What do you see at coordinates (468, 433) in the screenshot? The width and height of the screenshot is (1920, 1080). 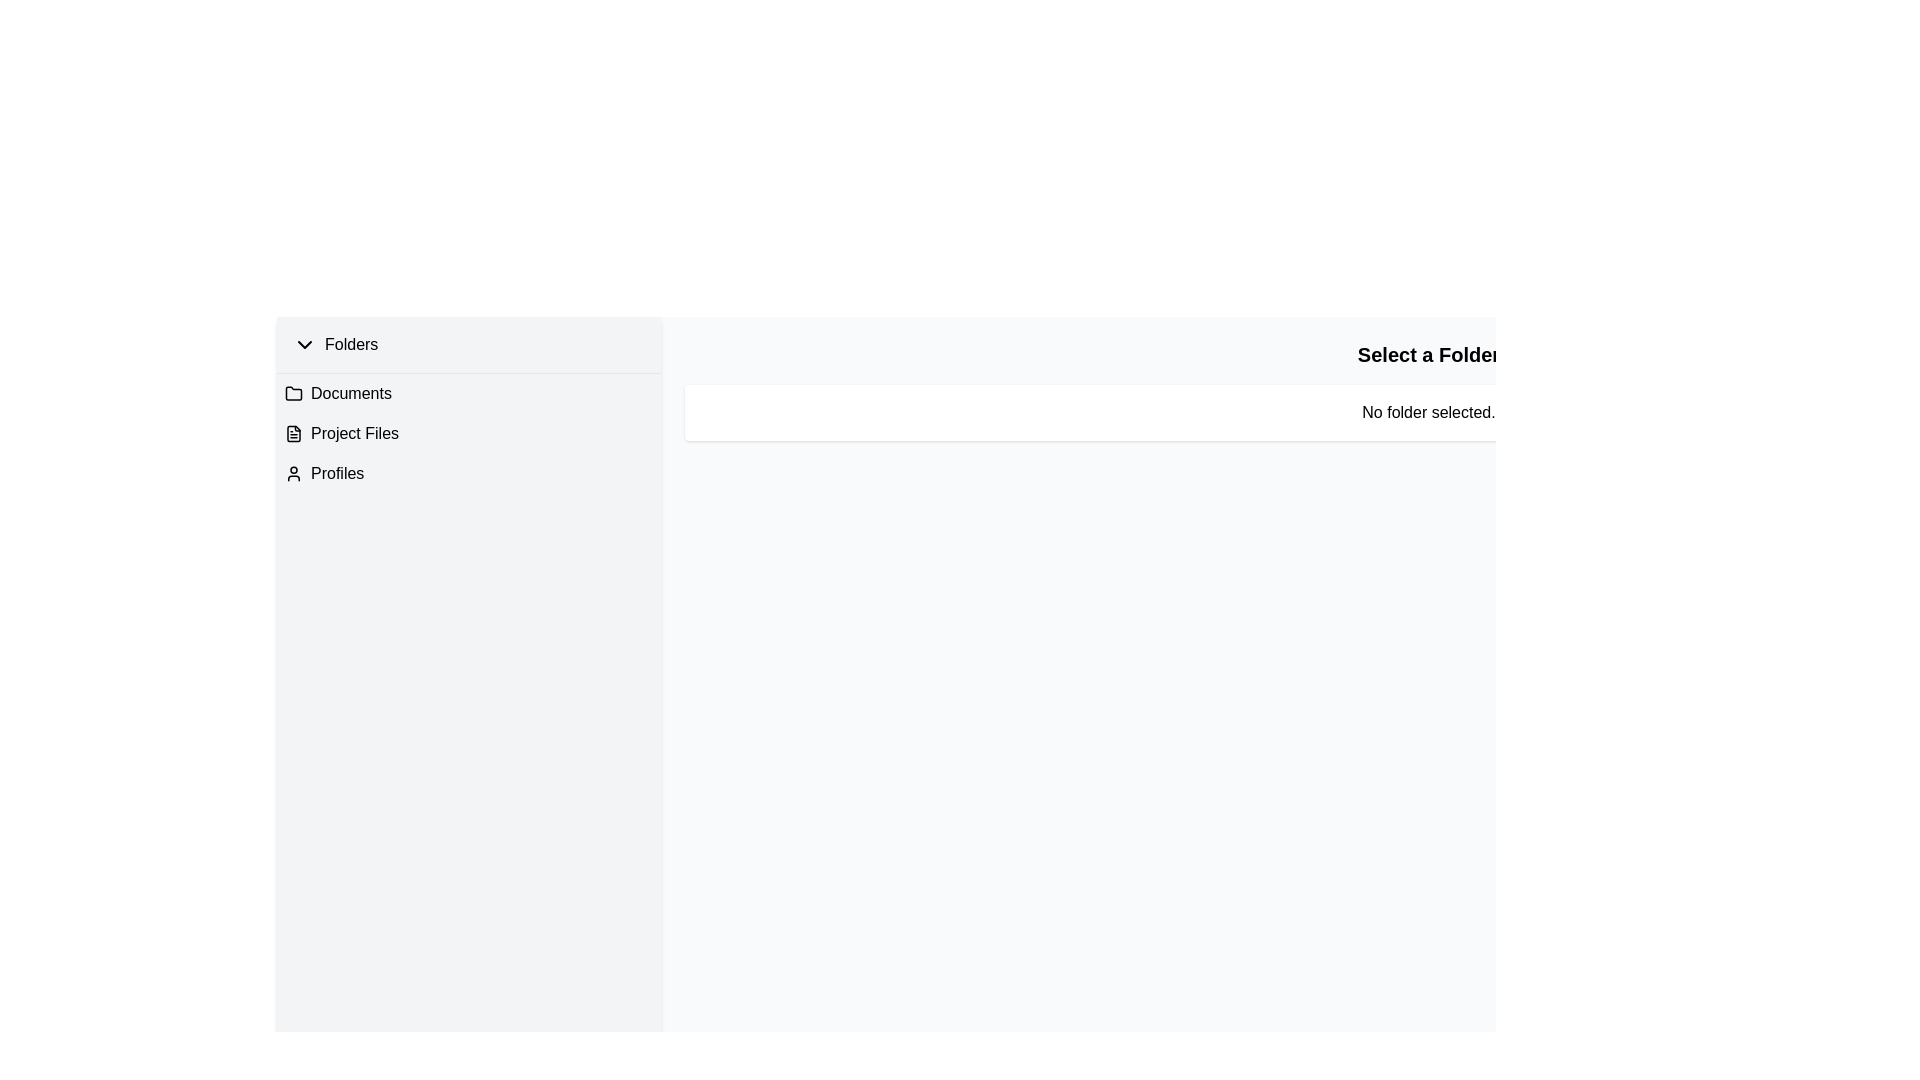 I see `the 'Project Files' list item, which is located below 'Documents' and above 'Profiles' in the left panel` at bounding box center [468, 433].